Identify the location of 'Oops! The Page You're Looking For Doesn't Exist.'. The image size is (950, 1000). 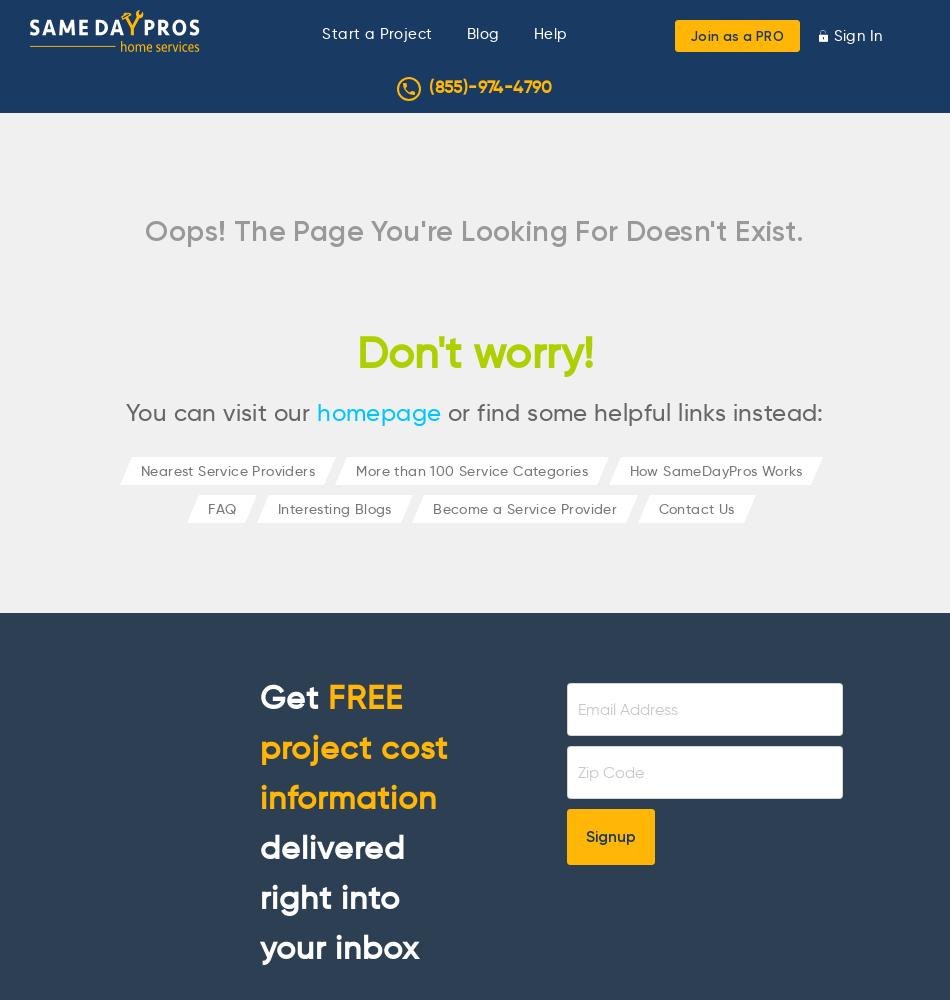
(473, 229).